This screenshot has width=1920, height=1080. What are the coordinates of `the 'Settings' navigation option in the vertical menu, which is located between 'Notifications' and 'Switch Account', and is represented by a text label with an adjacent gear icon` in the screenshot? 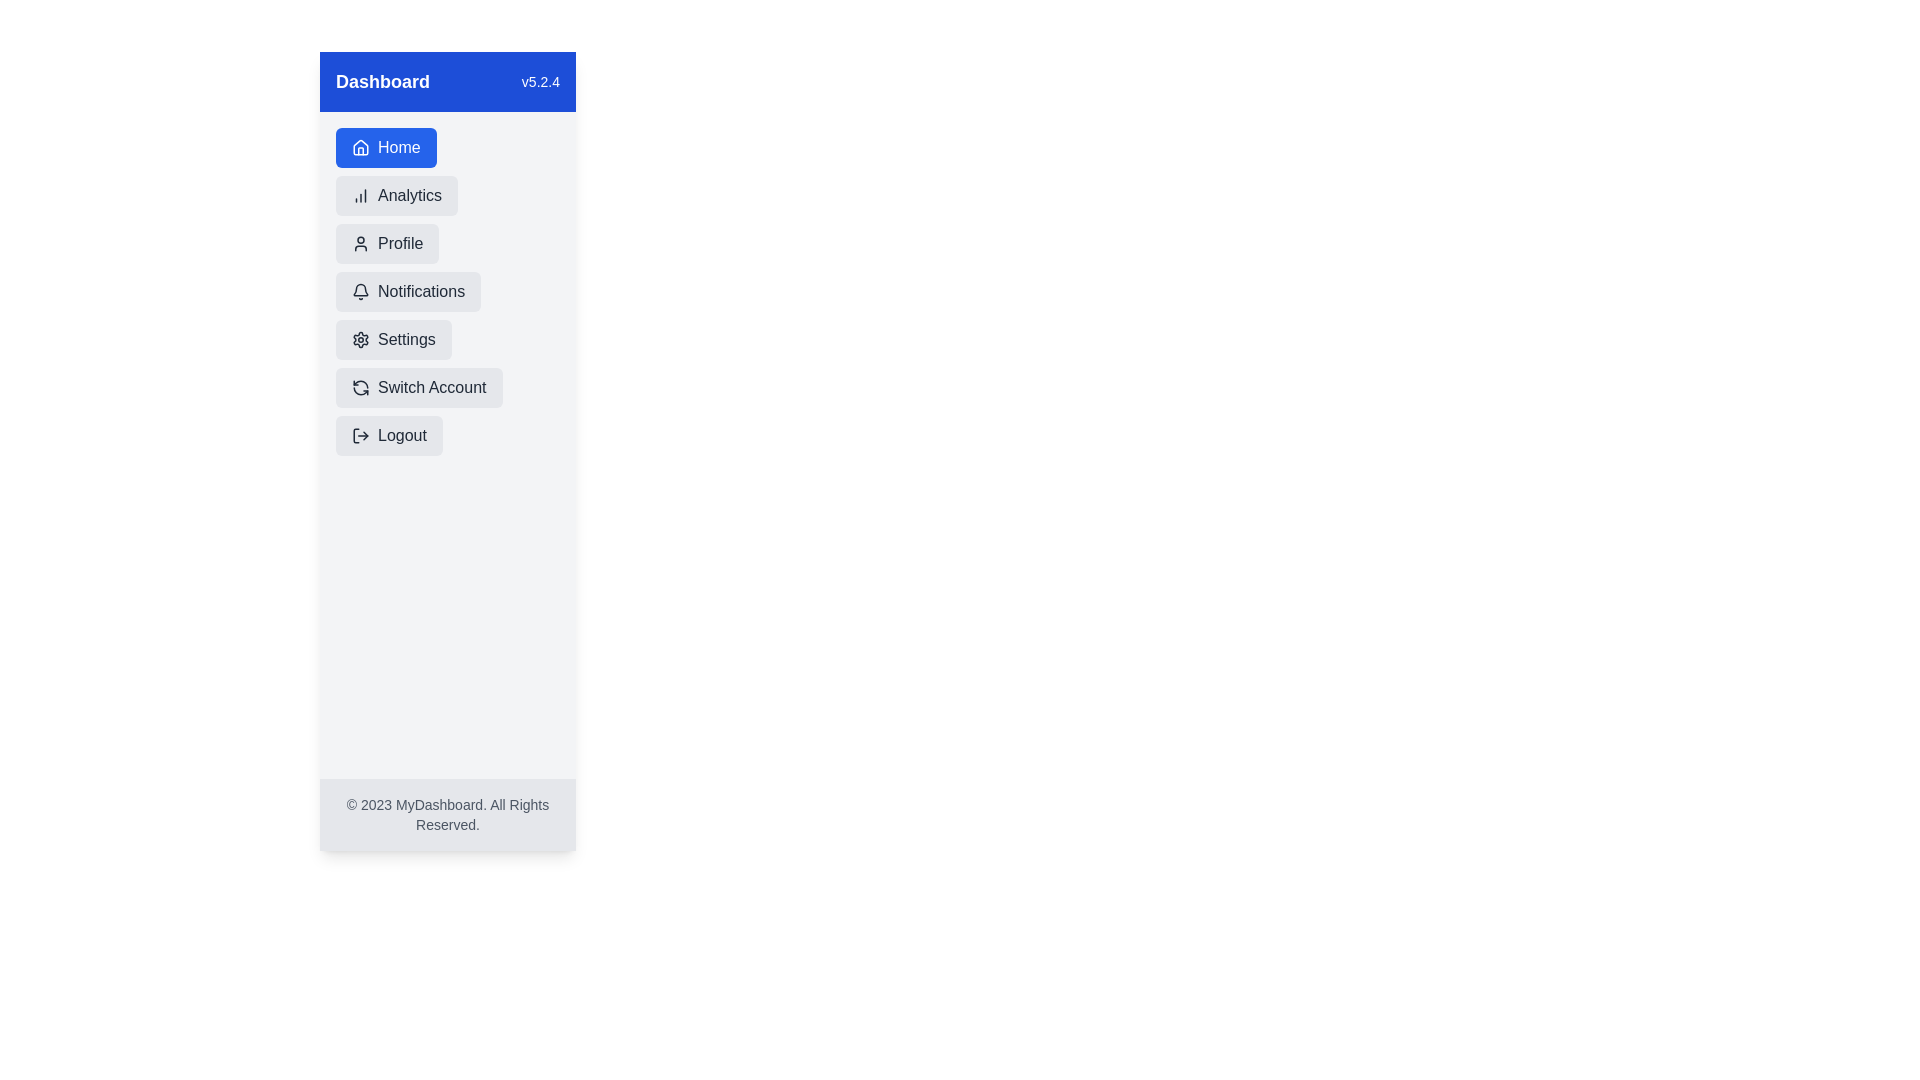 It's located at (405, 338).